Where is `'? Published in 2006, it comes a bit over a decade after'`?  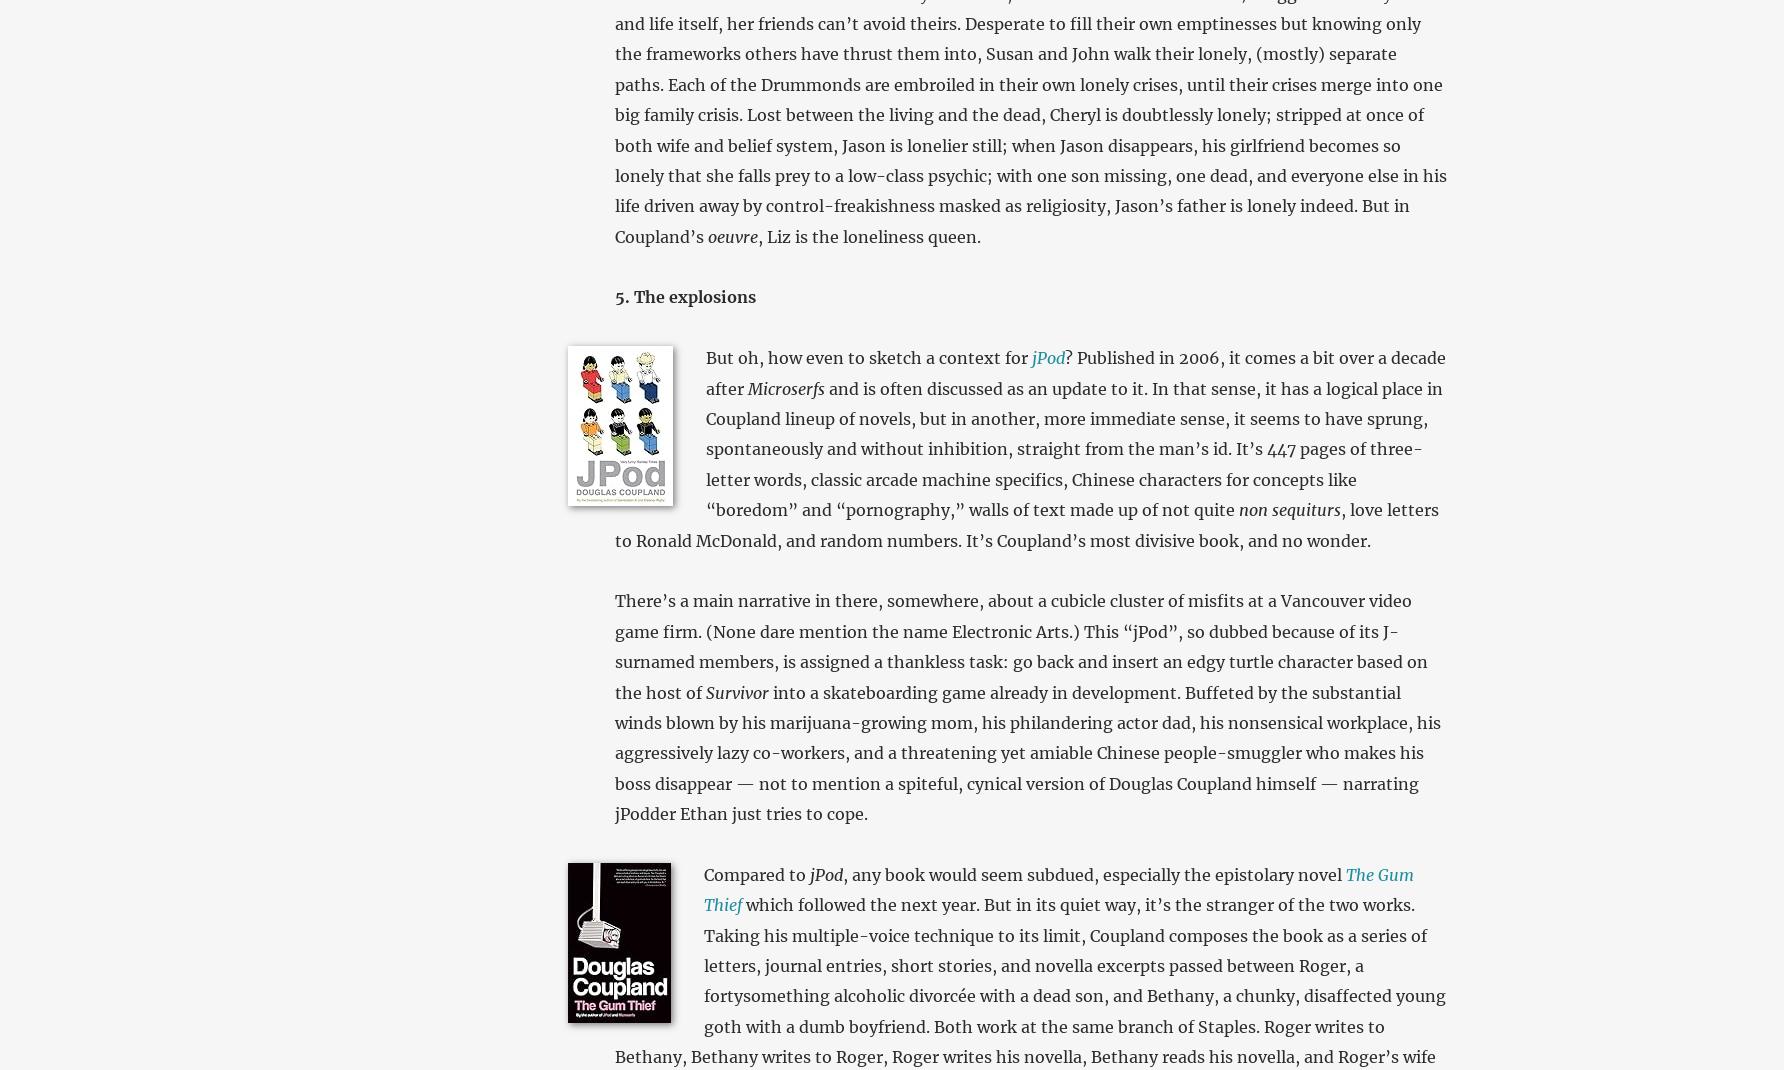 '? Published in 2006, it comes a bit over a decade after' is located at coordinates (1074, 372).